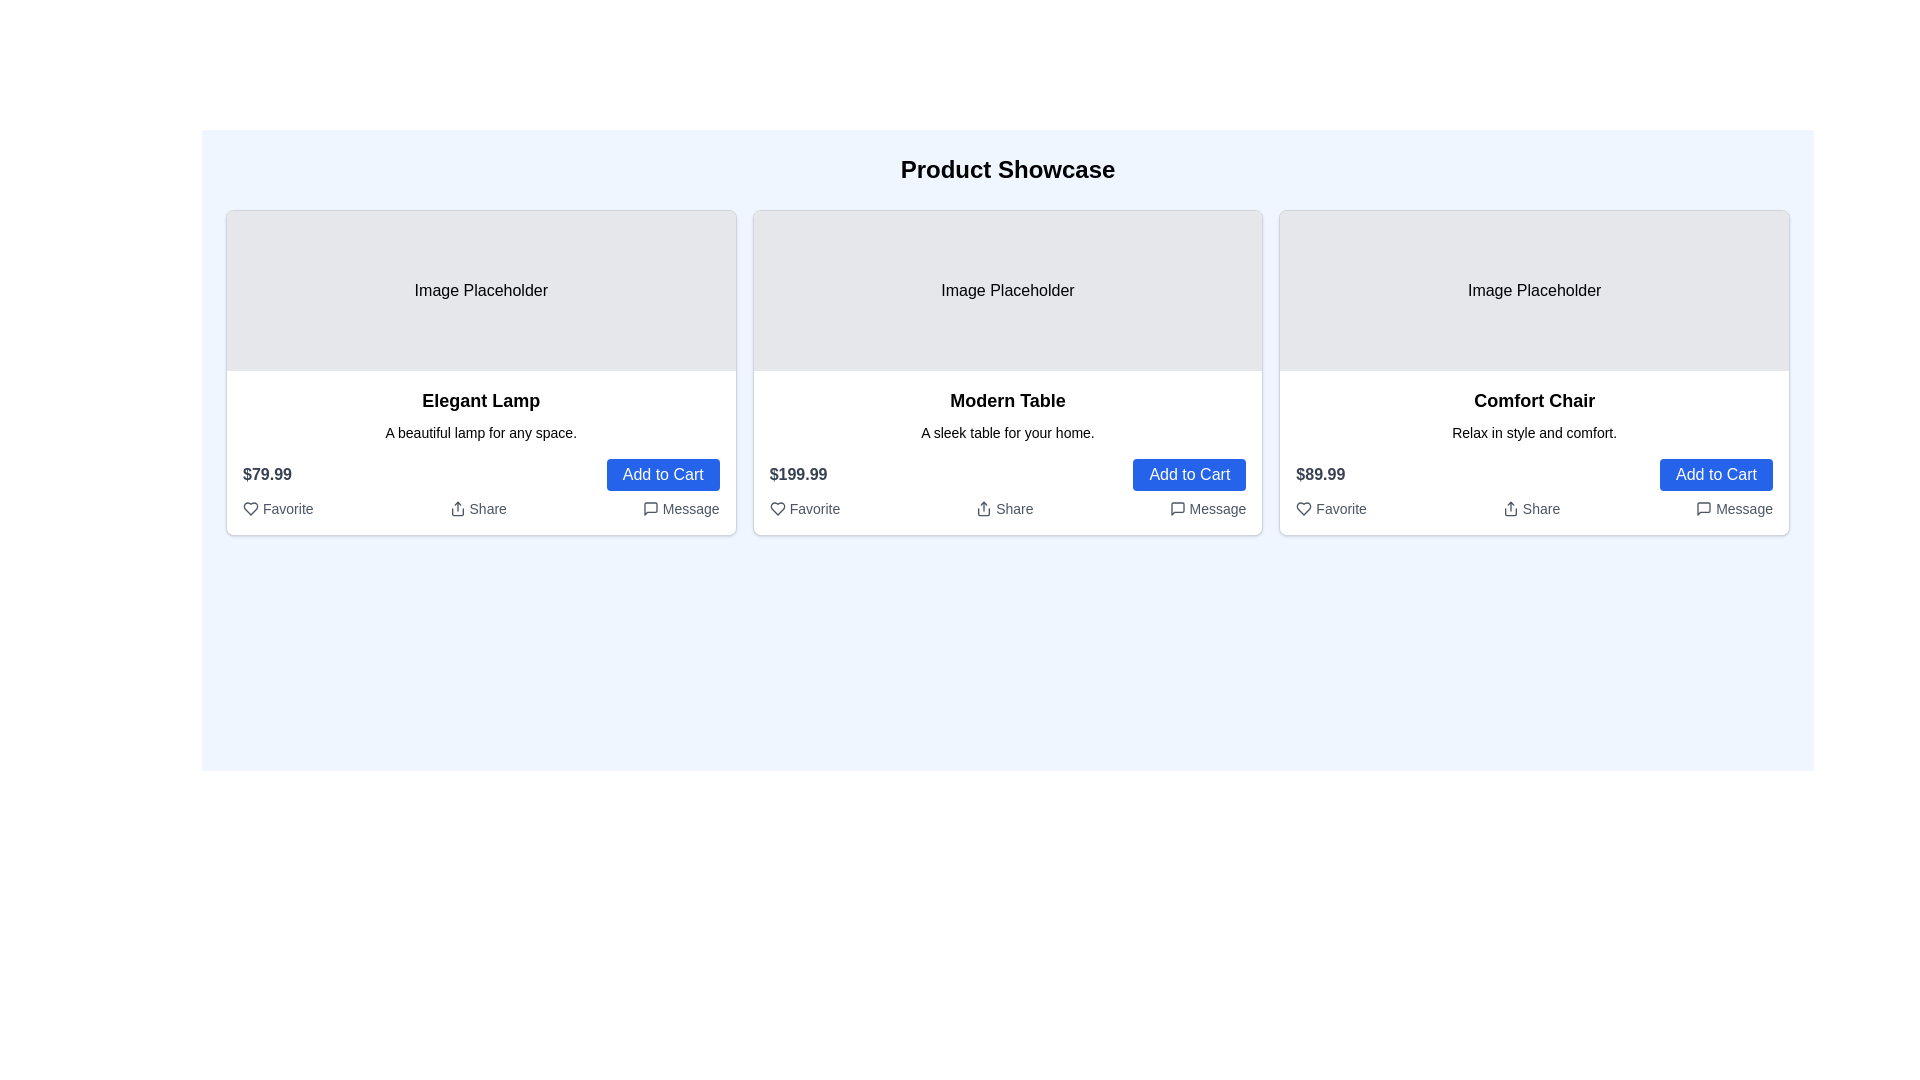 This screenshot has width=1920, height=1080. Describe the element at coordinates (1331, 508) in the screenshot. I see `the 'Favorite' button with a heart icon located at the bottom left of the third card titled 'Comfort Chair' for keyboard interaction` at that location.